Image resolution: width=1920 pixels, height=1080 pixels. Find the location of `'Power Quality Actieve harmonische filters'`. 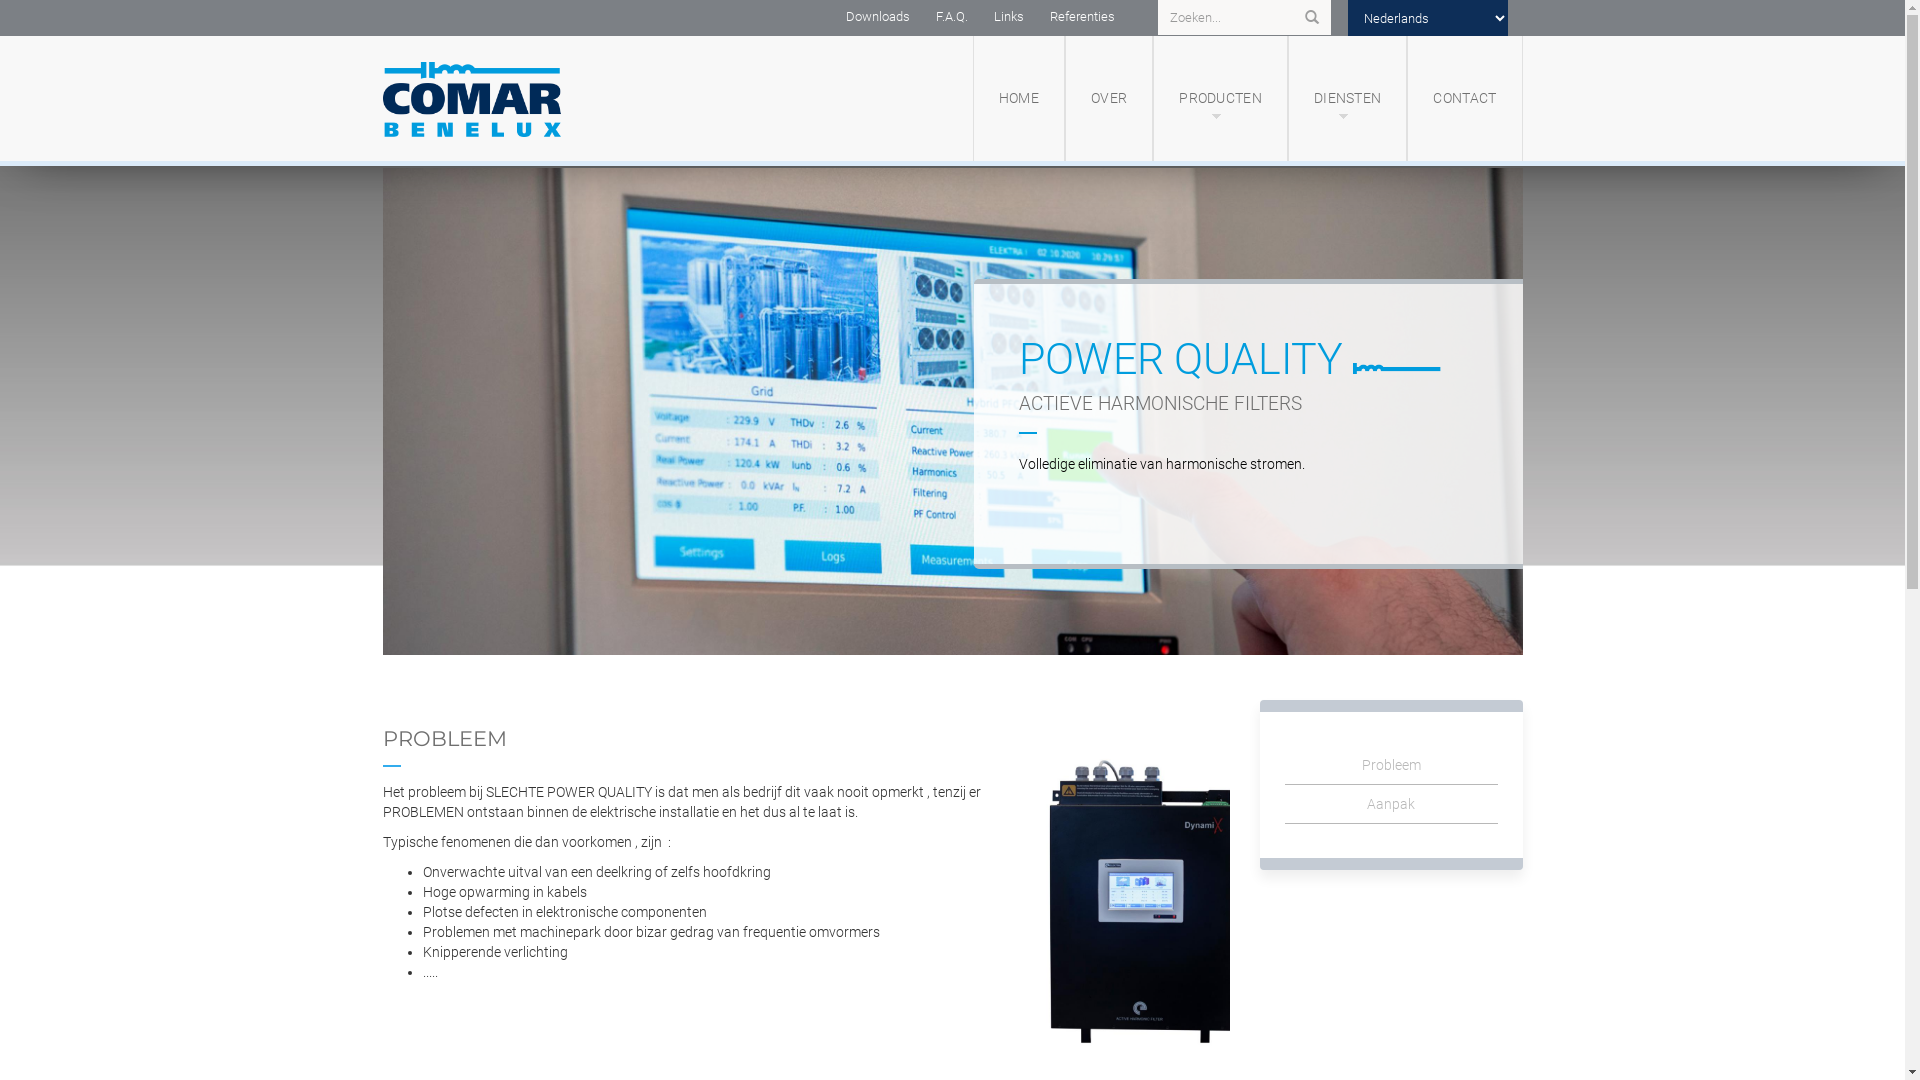

'Power Quality Actieve harmonische filters' is located at coordinates (950, 410).